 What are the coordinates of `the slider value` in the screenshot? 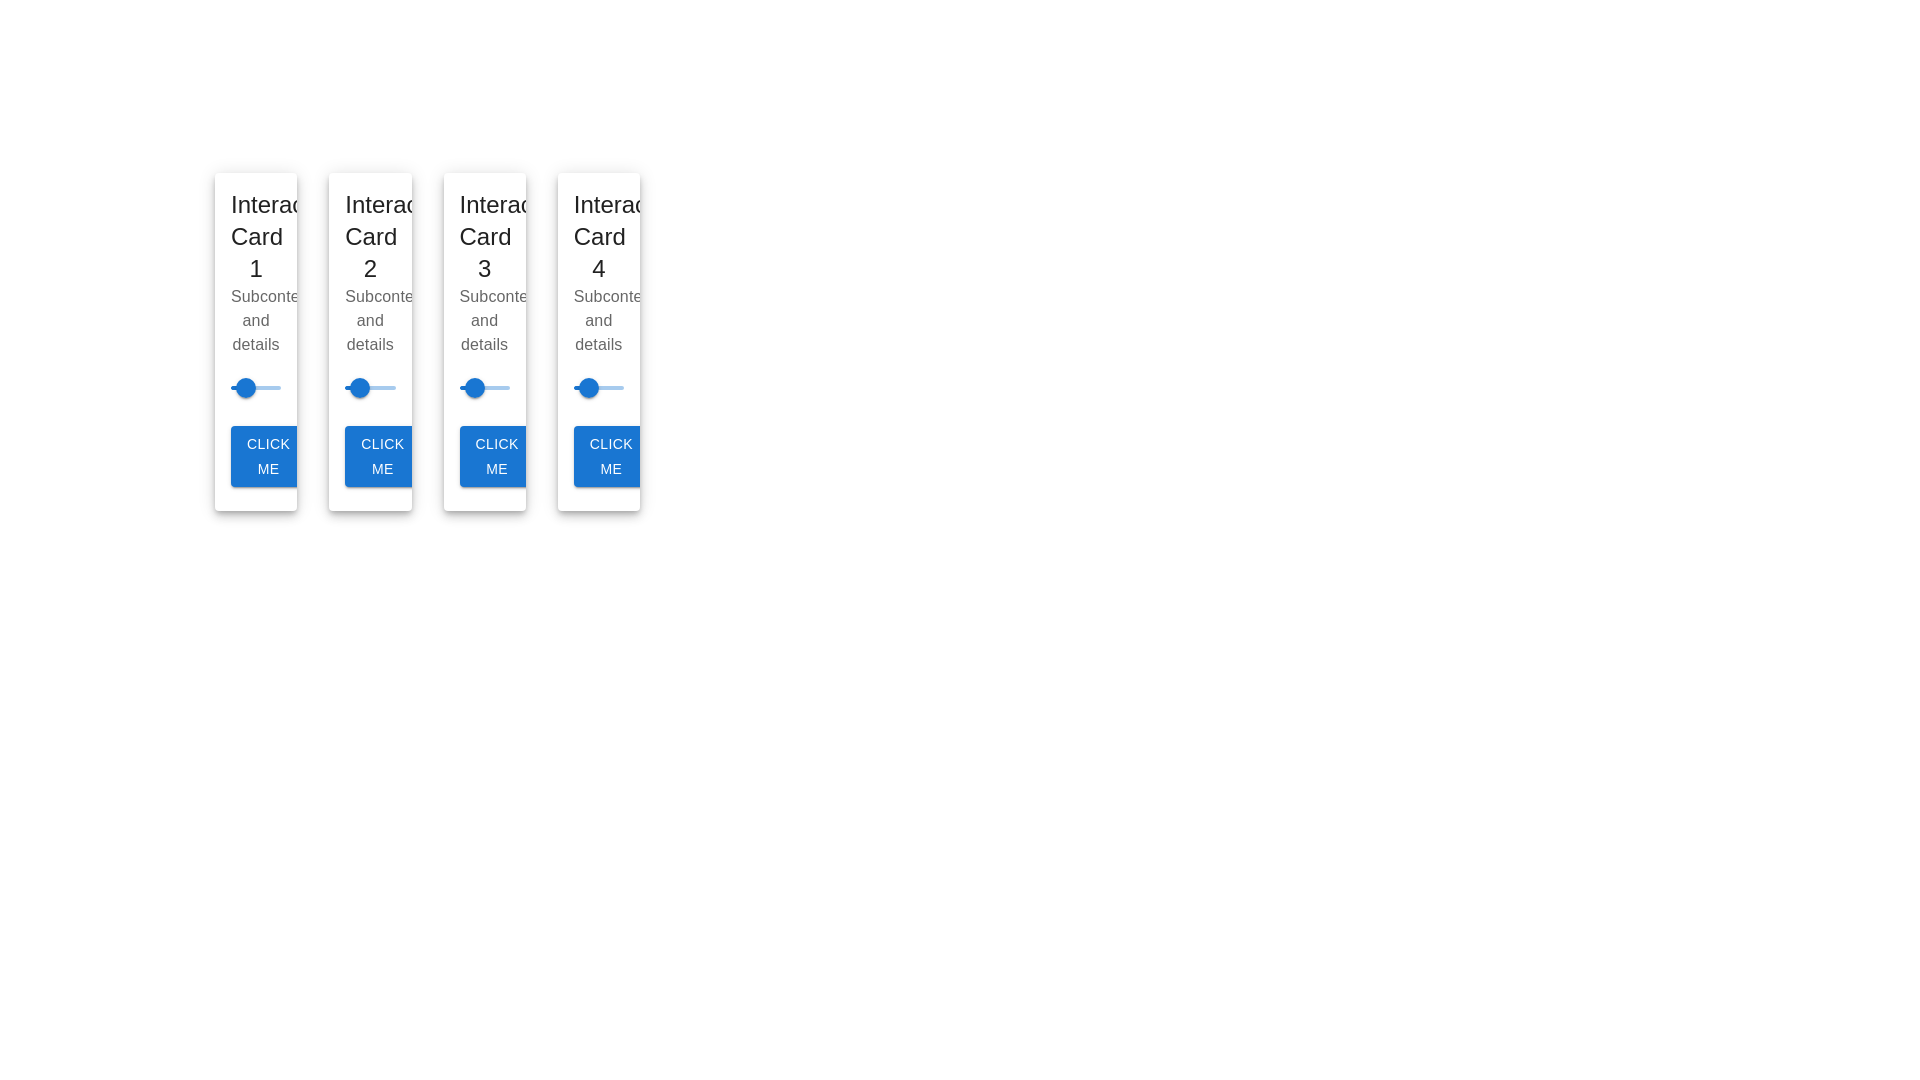 It's located at (482, 388).